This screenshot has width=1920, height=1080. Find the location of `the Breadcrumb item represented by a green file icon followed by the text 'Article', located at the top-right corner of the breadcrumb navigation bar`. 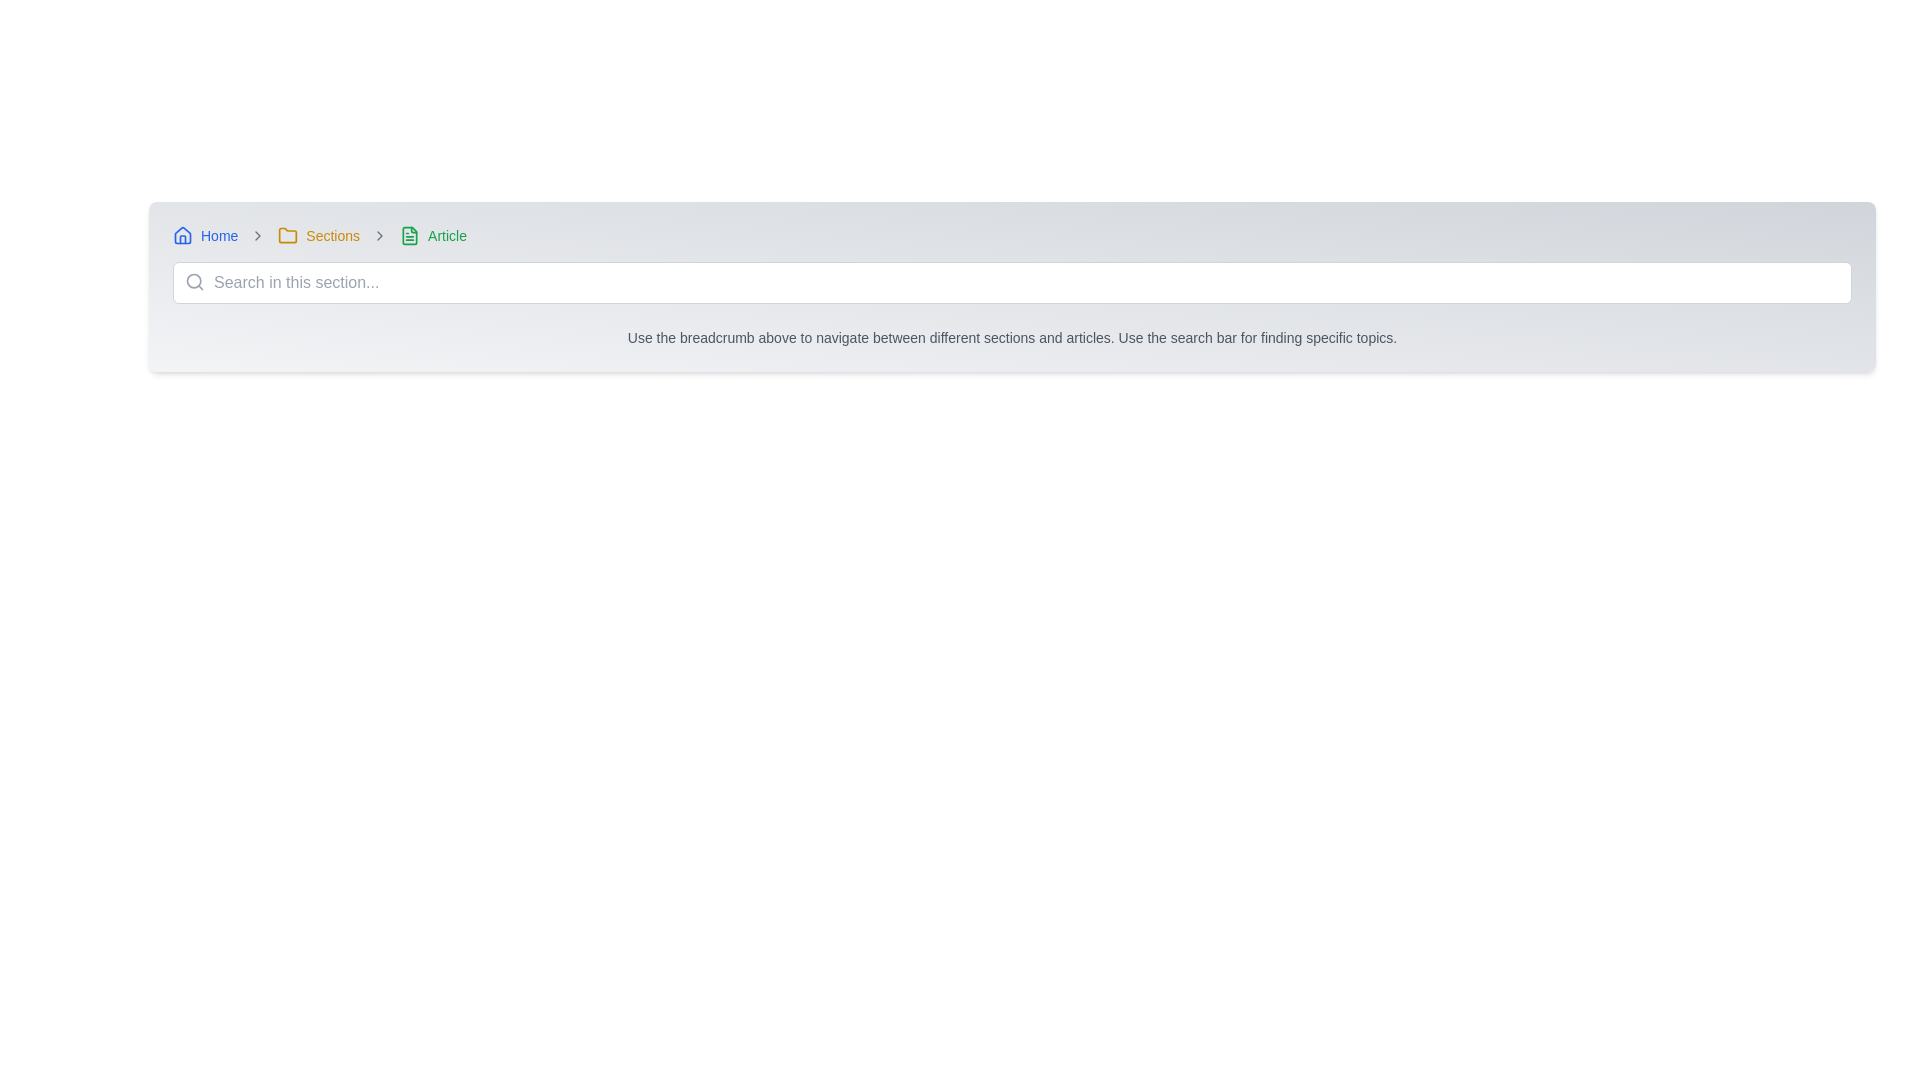

the Breadcrumb item represented by a green file icon followed by the text 'Article', located at the top-right corner of the breadcrumb navigation bar is located at coordinates (432, 234).